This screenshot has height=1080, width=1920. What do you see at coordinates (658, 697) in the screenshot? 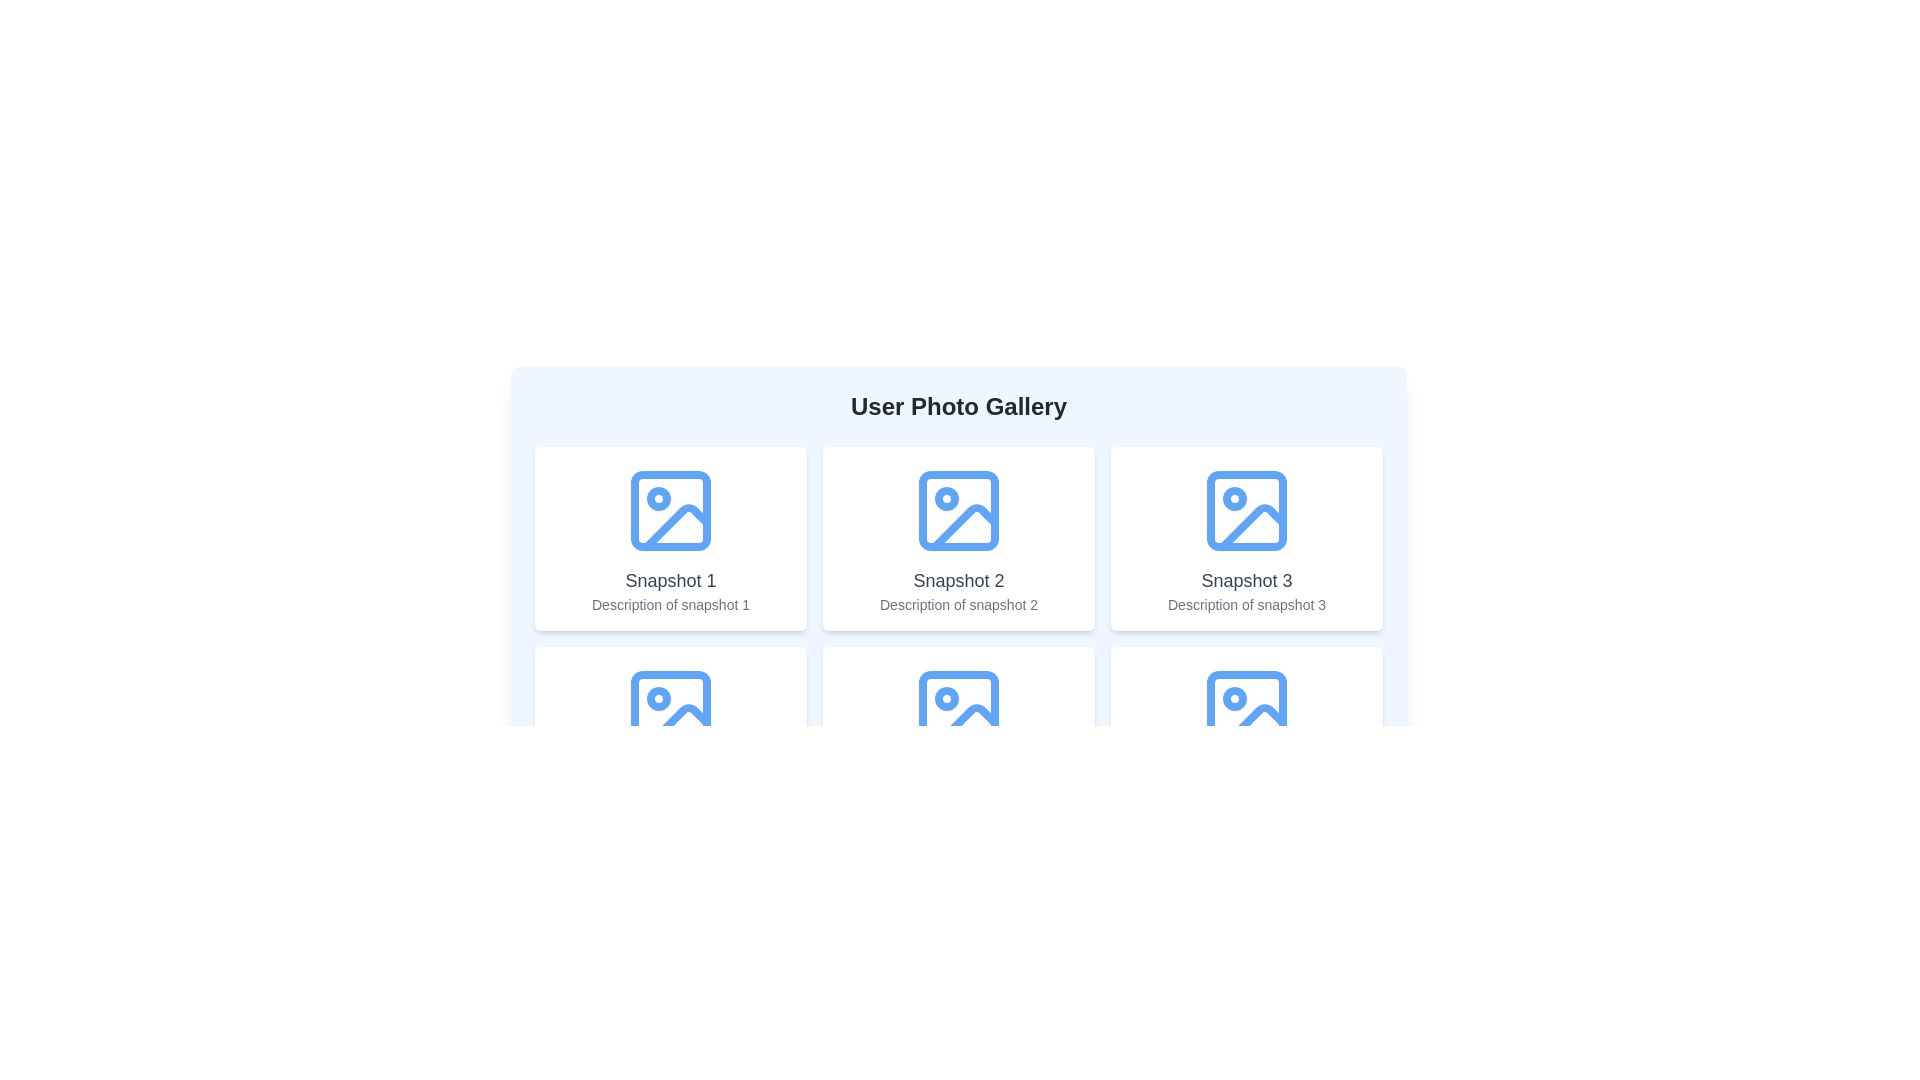
I see `the small circle icon representing a graphical image within the user gallery interface, located at the center-left portion of the SVG graphical icon` at bounding box center [658, 697].